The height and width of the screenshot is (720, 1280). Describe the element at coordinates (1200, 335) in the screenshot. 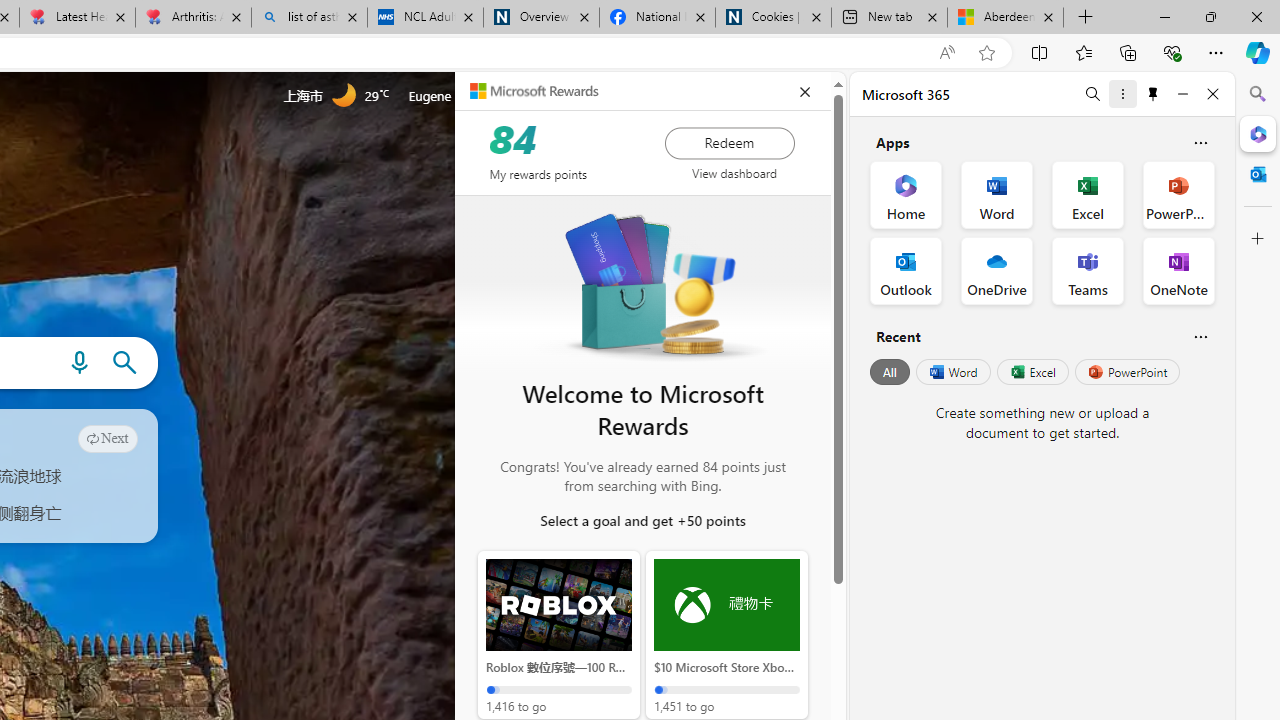

I see `'Is this helpful?'` at that location.